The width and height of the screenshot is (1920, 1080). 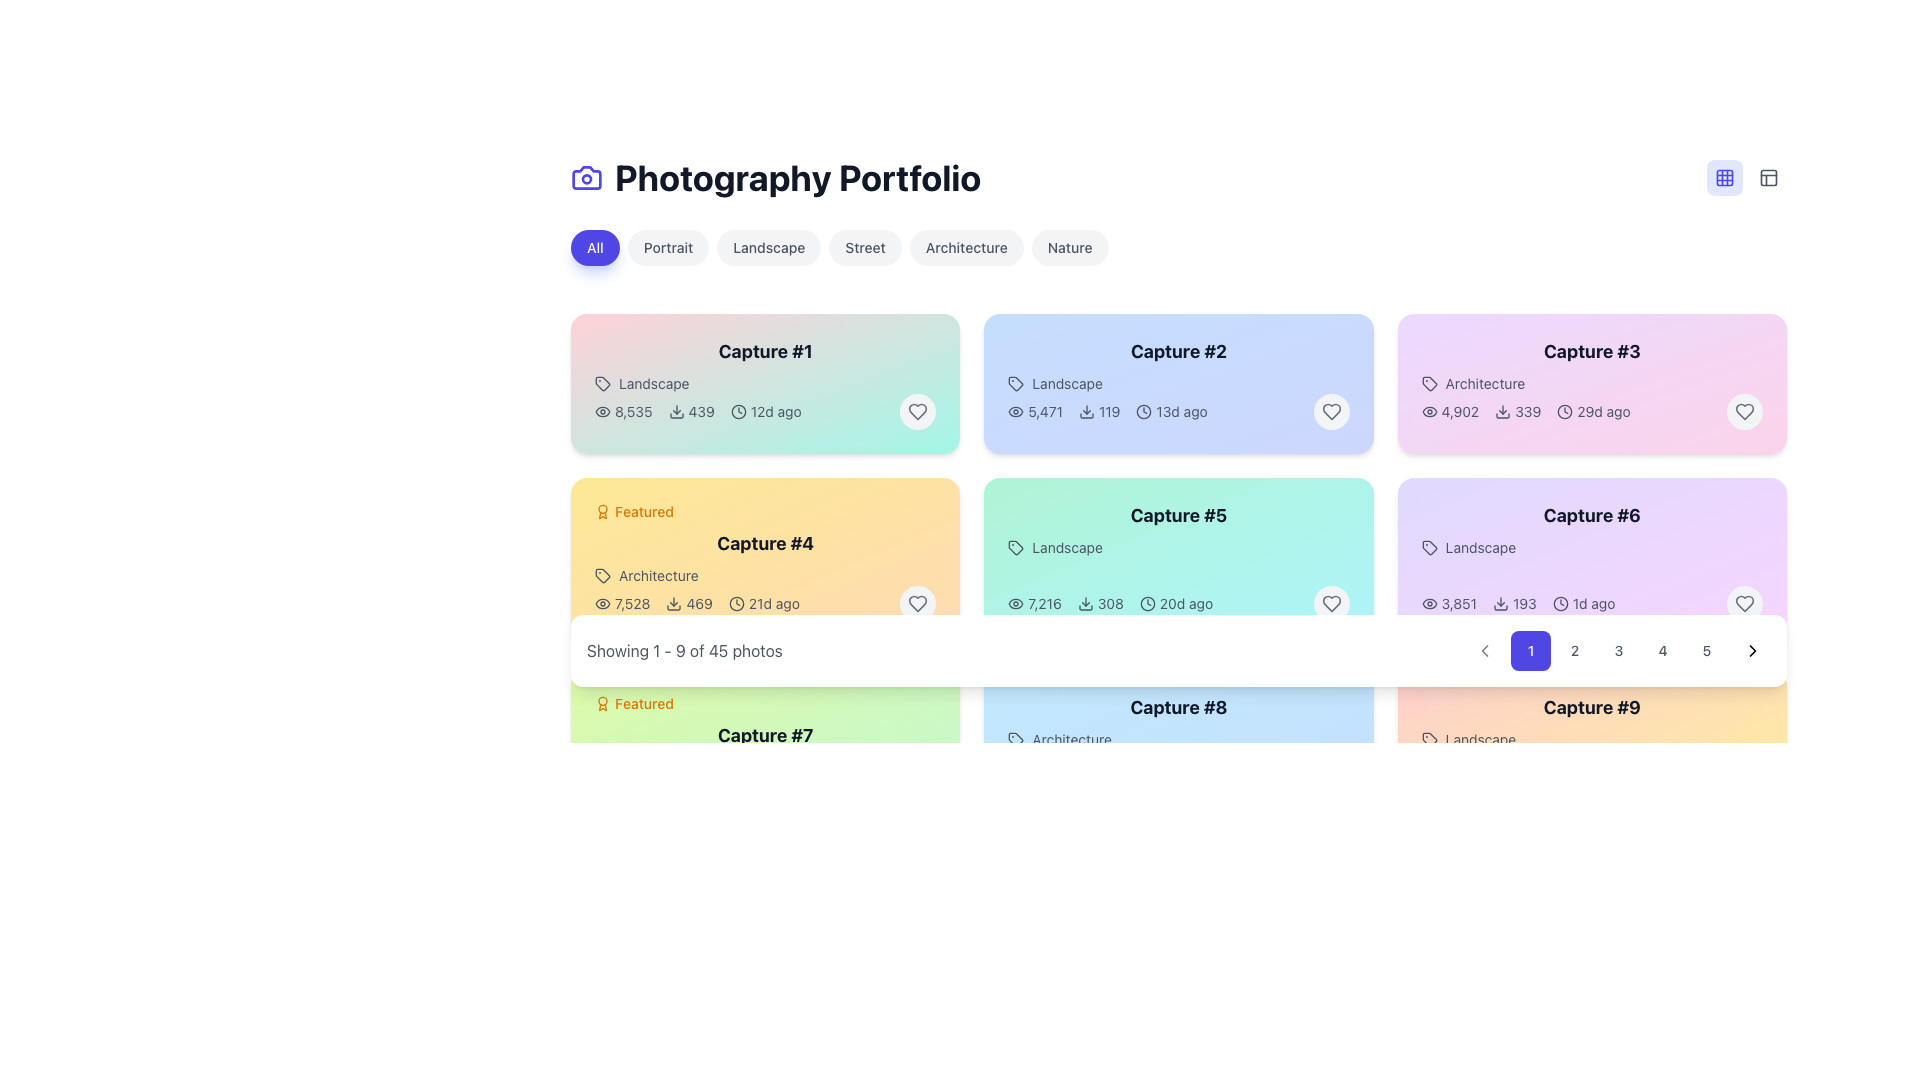 I want to click on the download count display, which shows the numeric value '119' next to a downward-facing download icon, so click(x=1107, y=411).